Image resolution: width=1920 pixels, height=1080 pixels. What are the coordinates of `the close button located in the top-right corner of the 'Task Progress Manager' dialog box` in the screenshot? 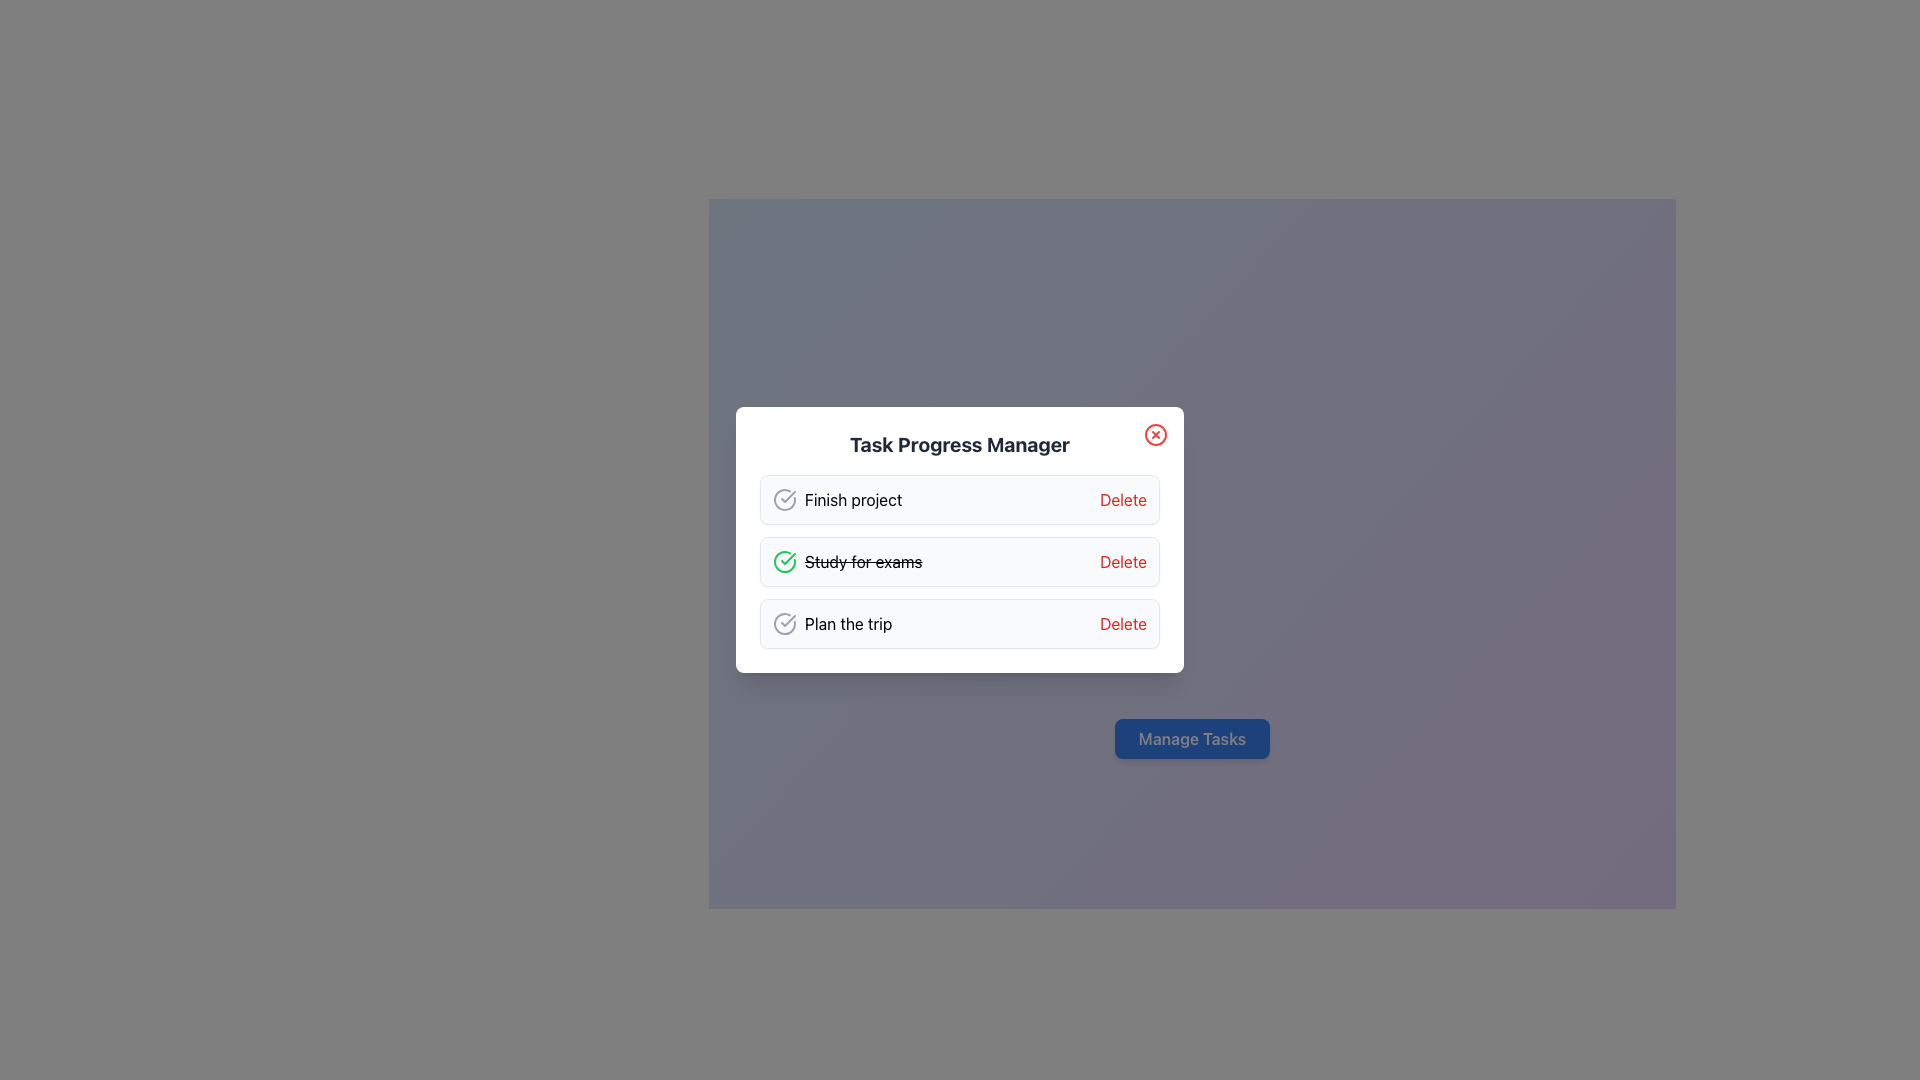 It's located at (1156, 434).